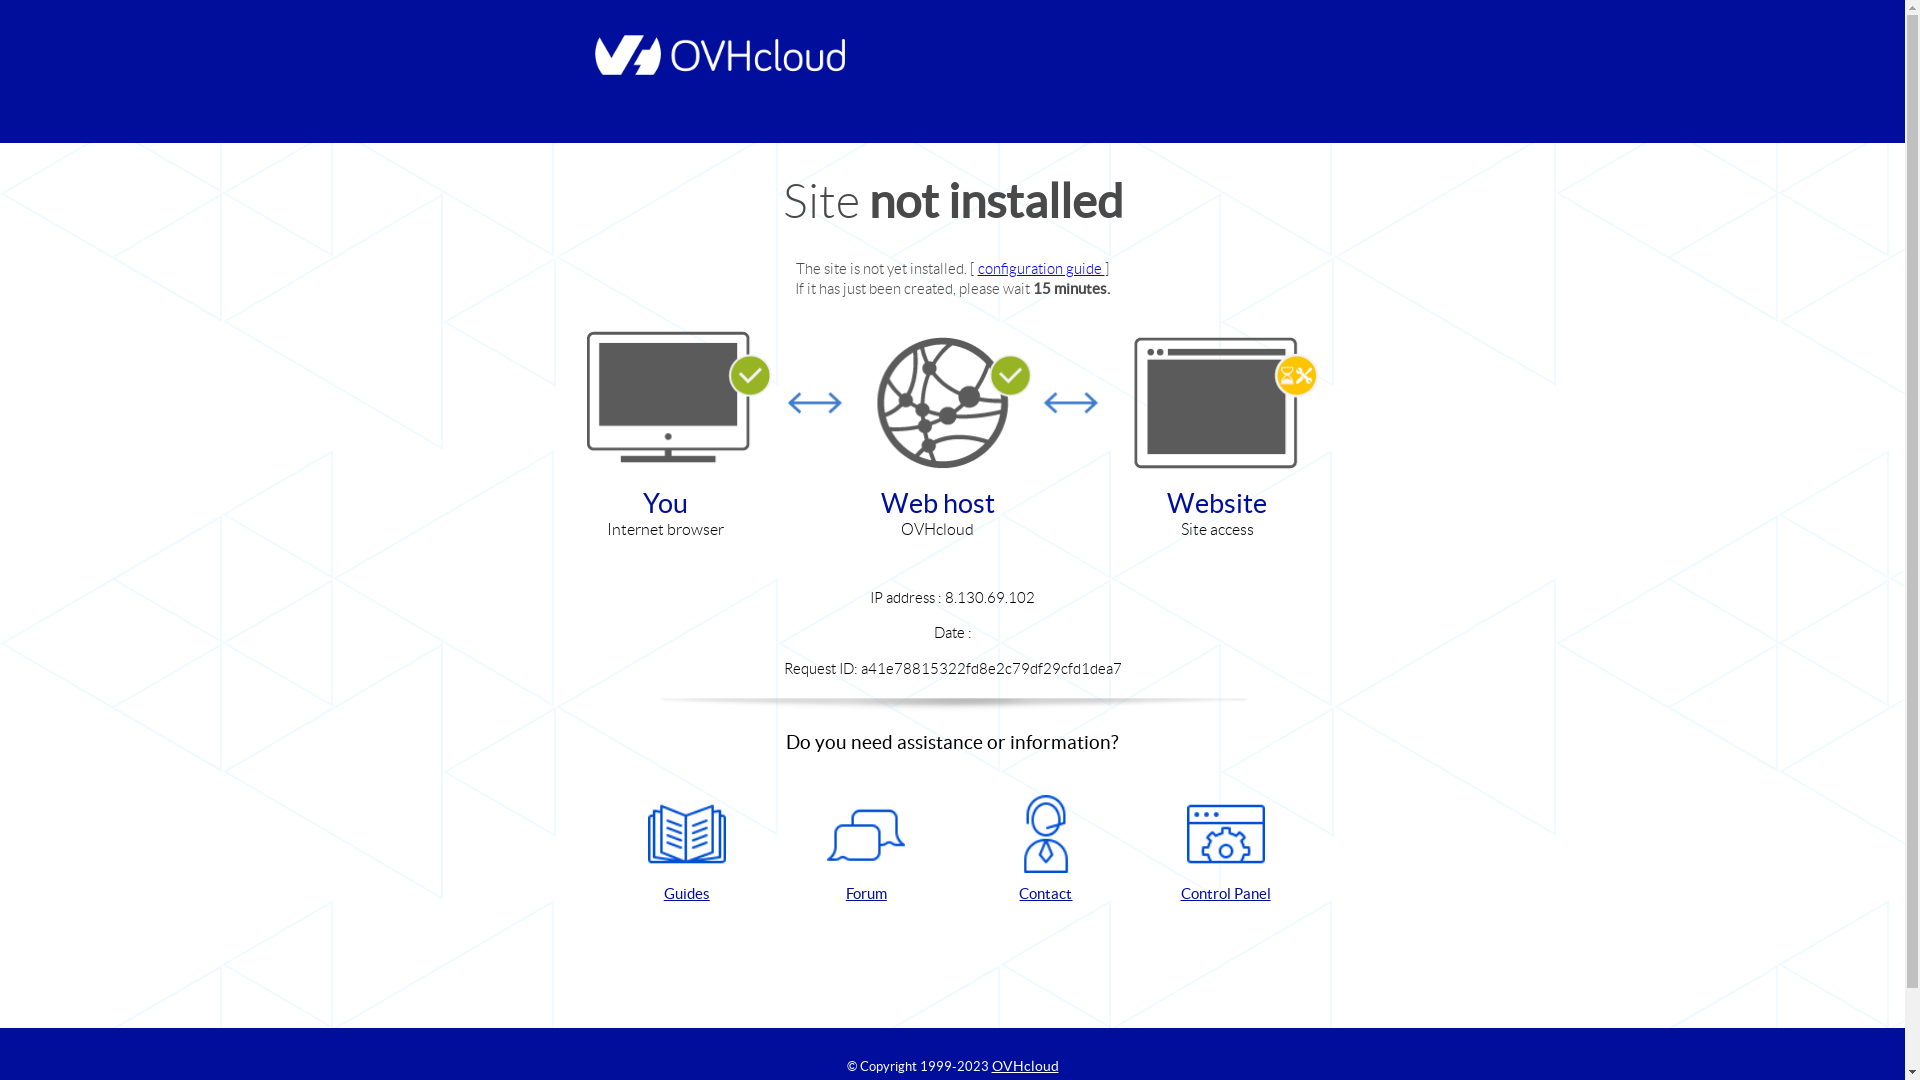 Image resolution: width=1920 pixels, height=1080 pixels. Describe the element at coordinates (964, 849) in the screenshot. I see `'Contact'` at that location.